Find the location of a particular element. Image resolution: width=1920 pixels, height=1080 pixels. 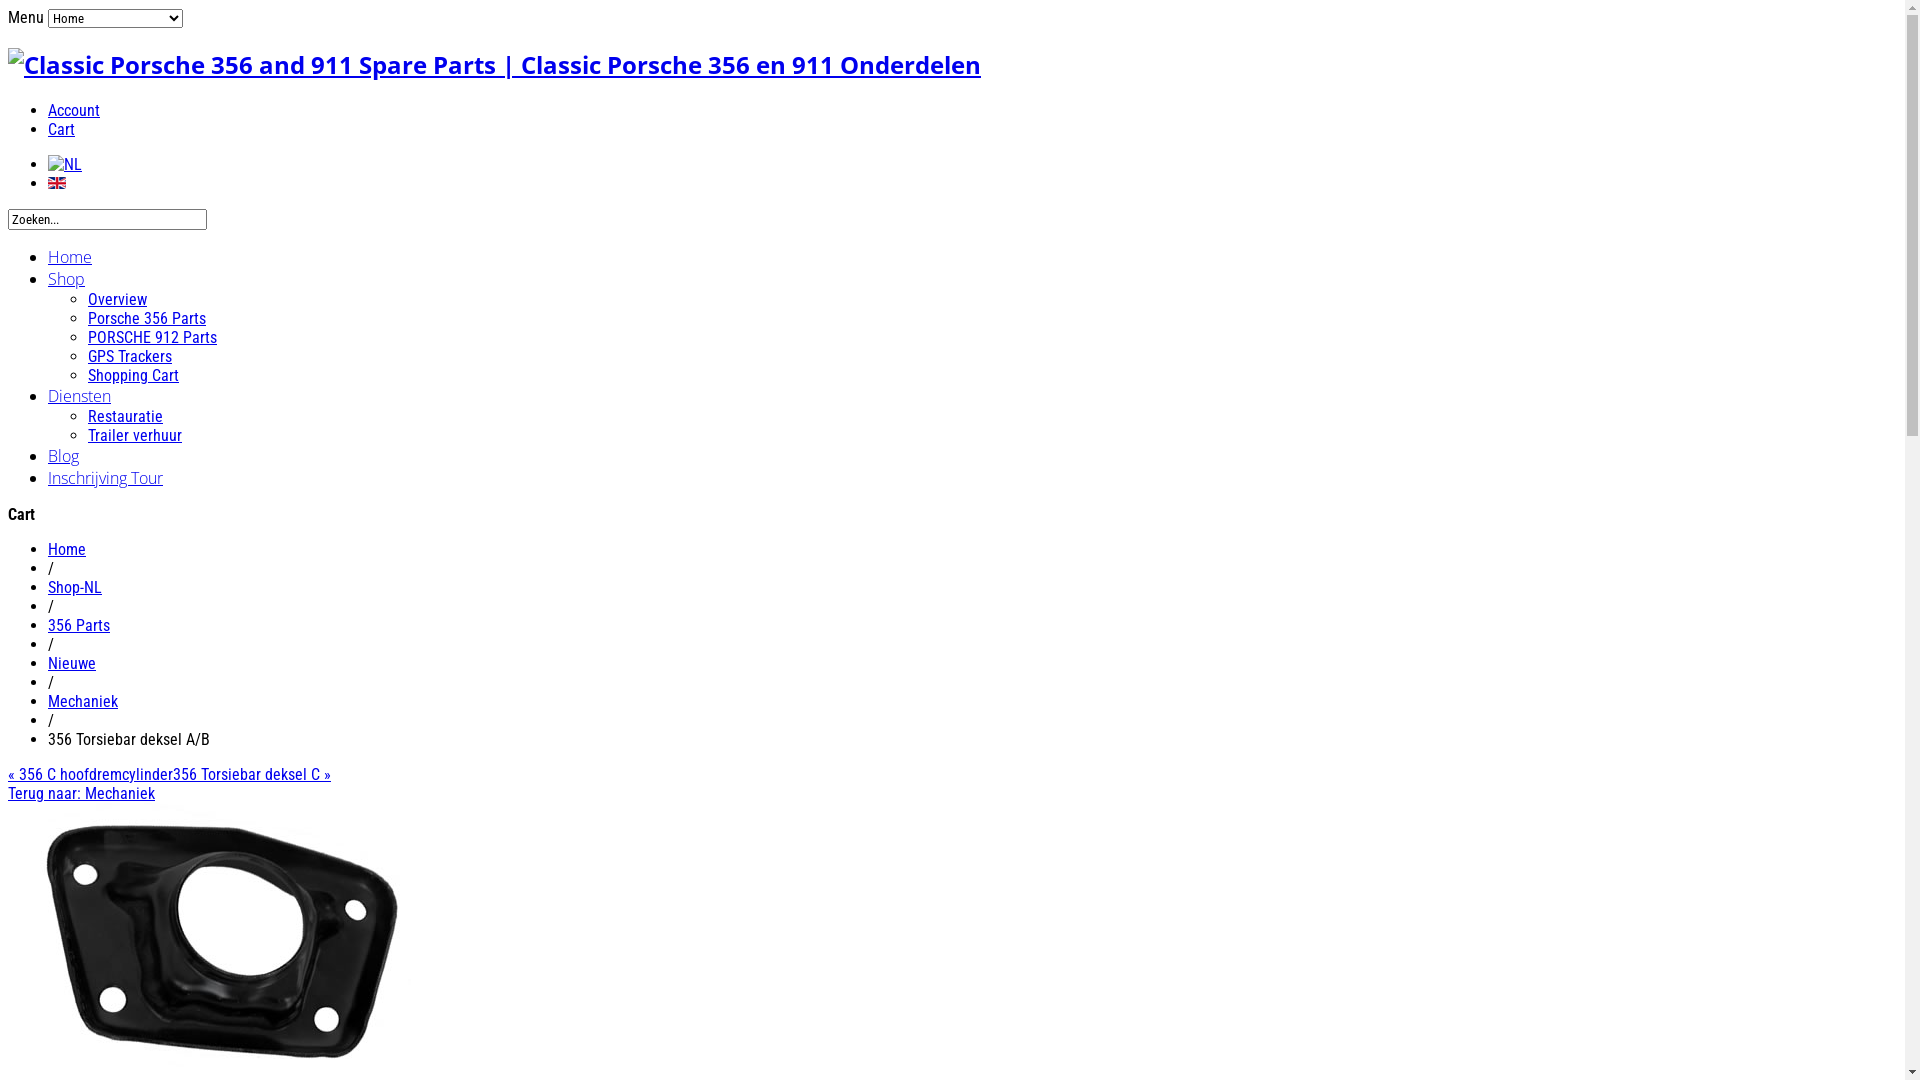

'Home' is located at coordinates (67, 549).